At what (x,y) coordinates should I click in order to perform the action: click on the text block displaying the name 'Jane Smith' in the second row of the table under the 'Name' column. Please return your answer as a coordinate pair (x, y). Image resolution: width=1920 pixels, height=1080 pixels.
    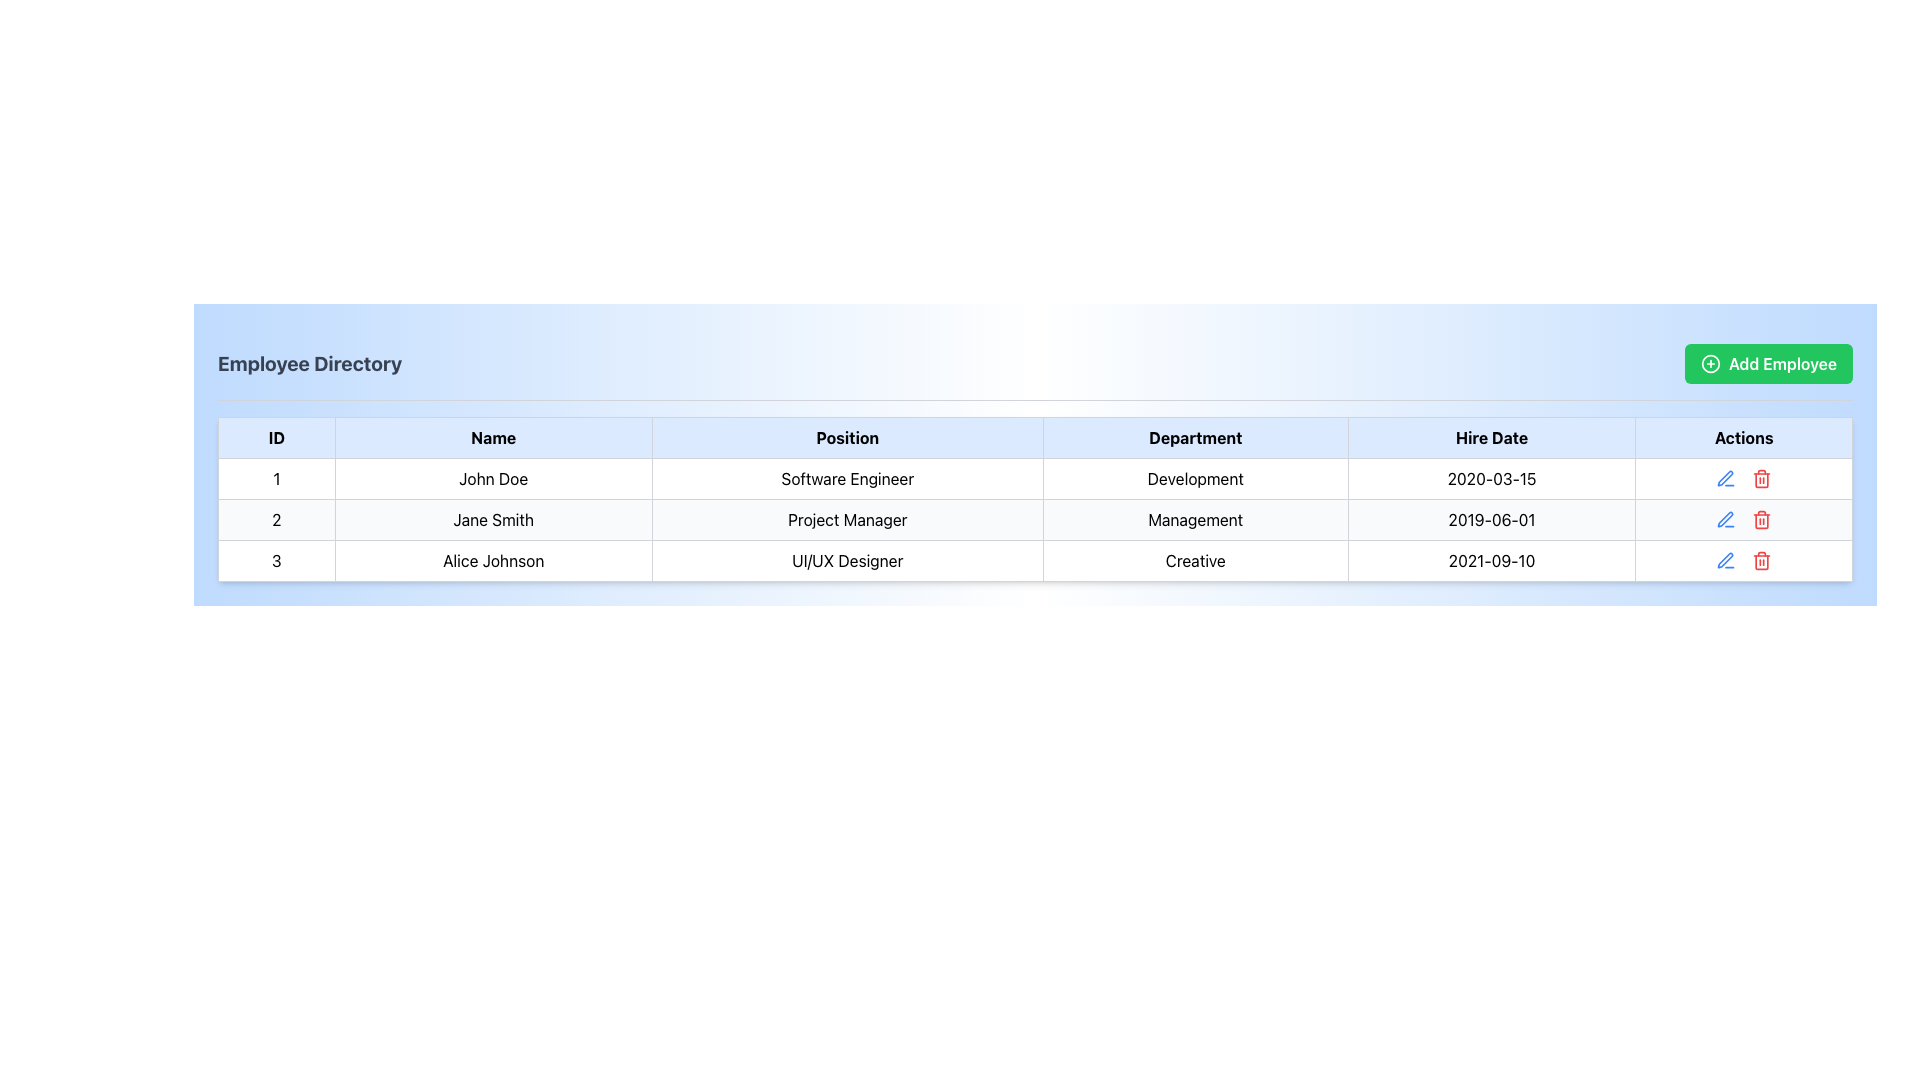
    Looking at the image, I should click on (493, 519).